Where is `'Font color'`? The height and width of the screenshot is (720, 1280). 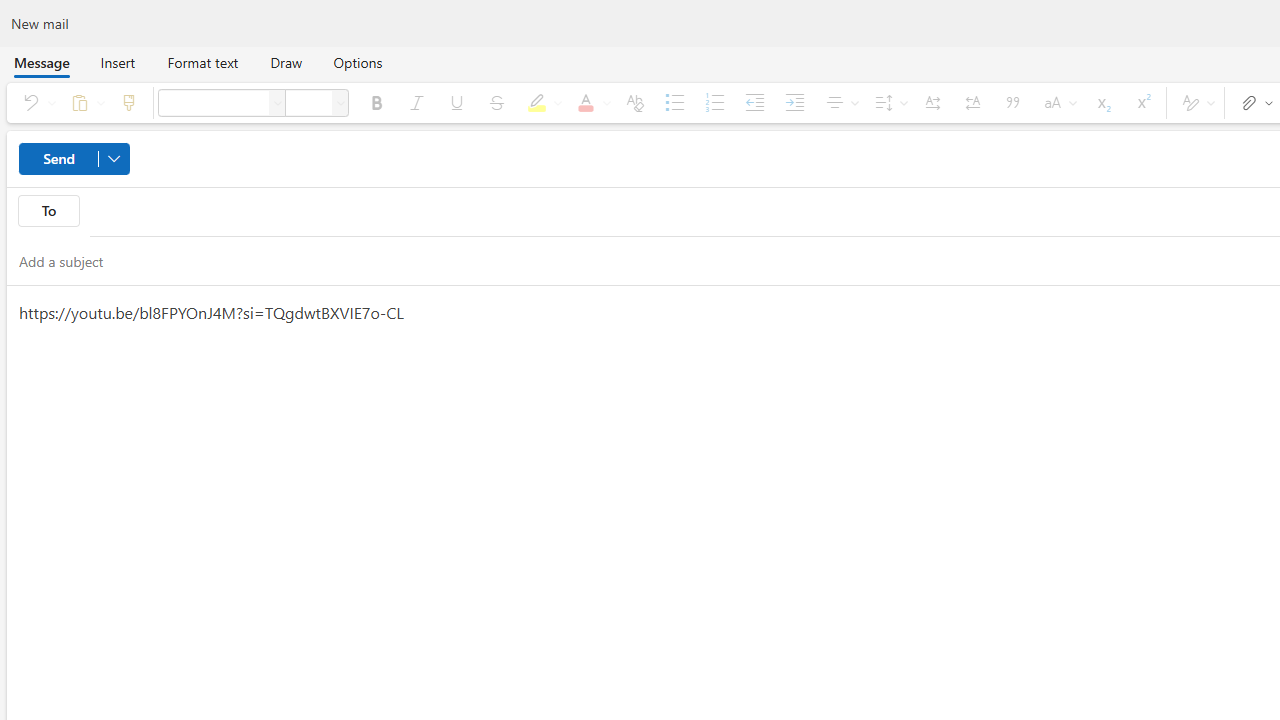 'Font color' is located at coordinates (589, 102).